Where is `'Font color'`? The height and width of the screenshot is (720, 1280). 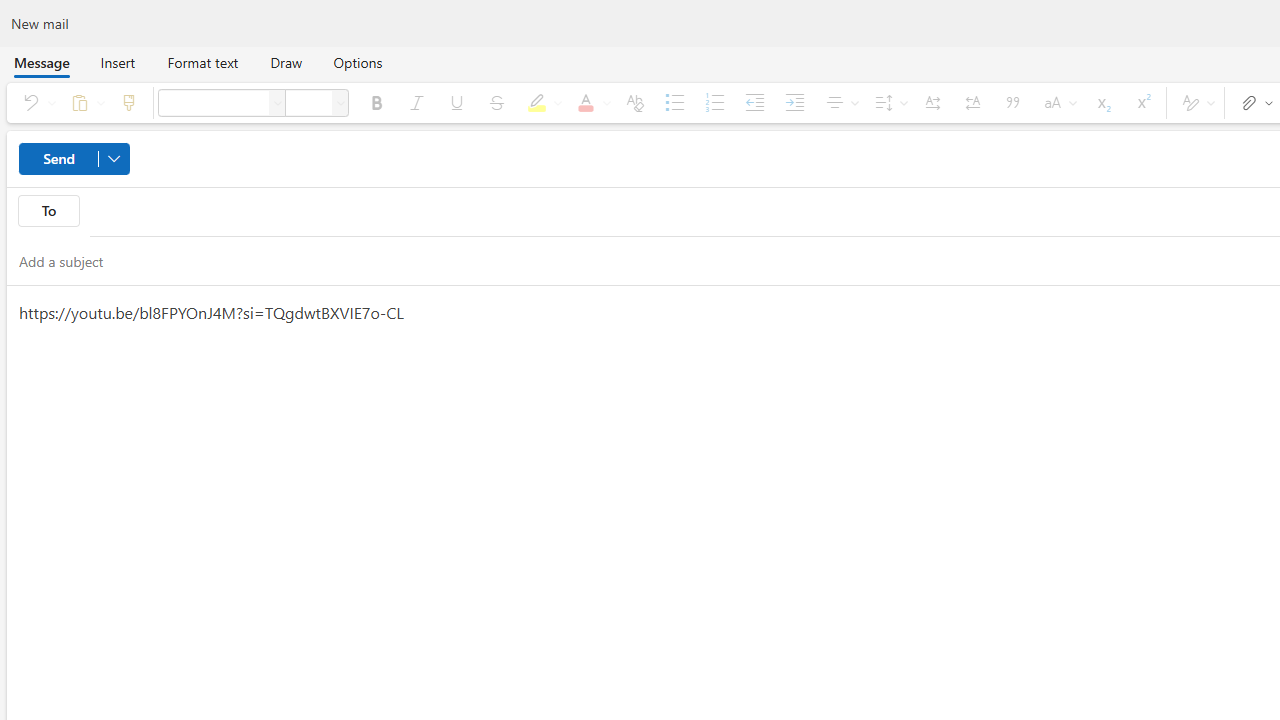 'Font color' is located at coordinates (589, 102).